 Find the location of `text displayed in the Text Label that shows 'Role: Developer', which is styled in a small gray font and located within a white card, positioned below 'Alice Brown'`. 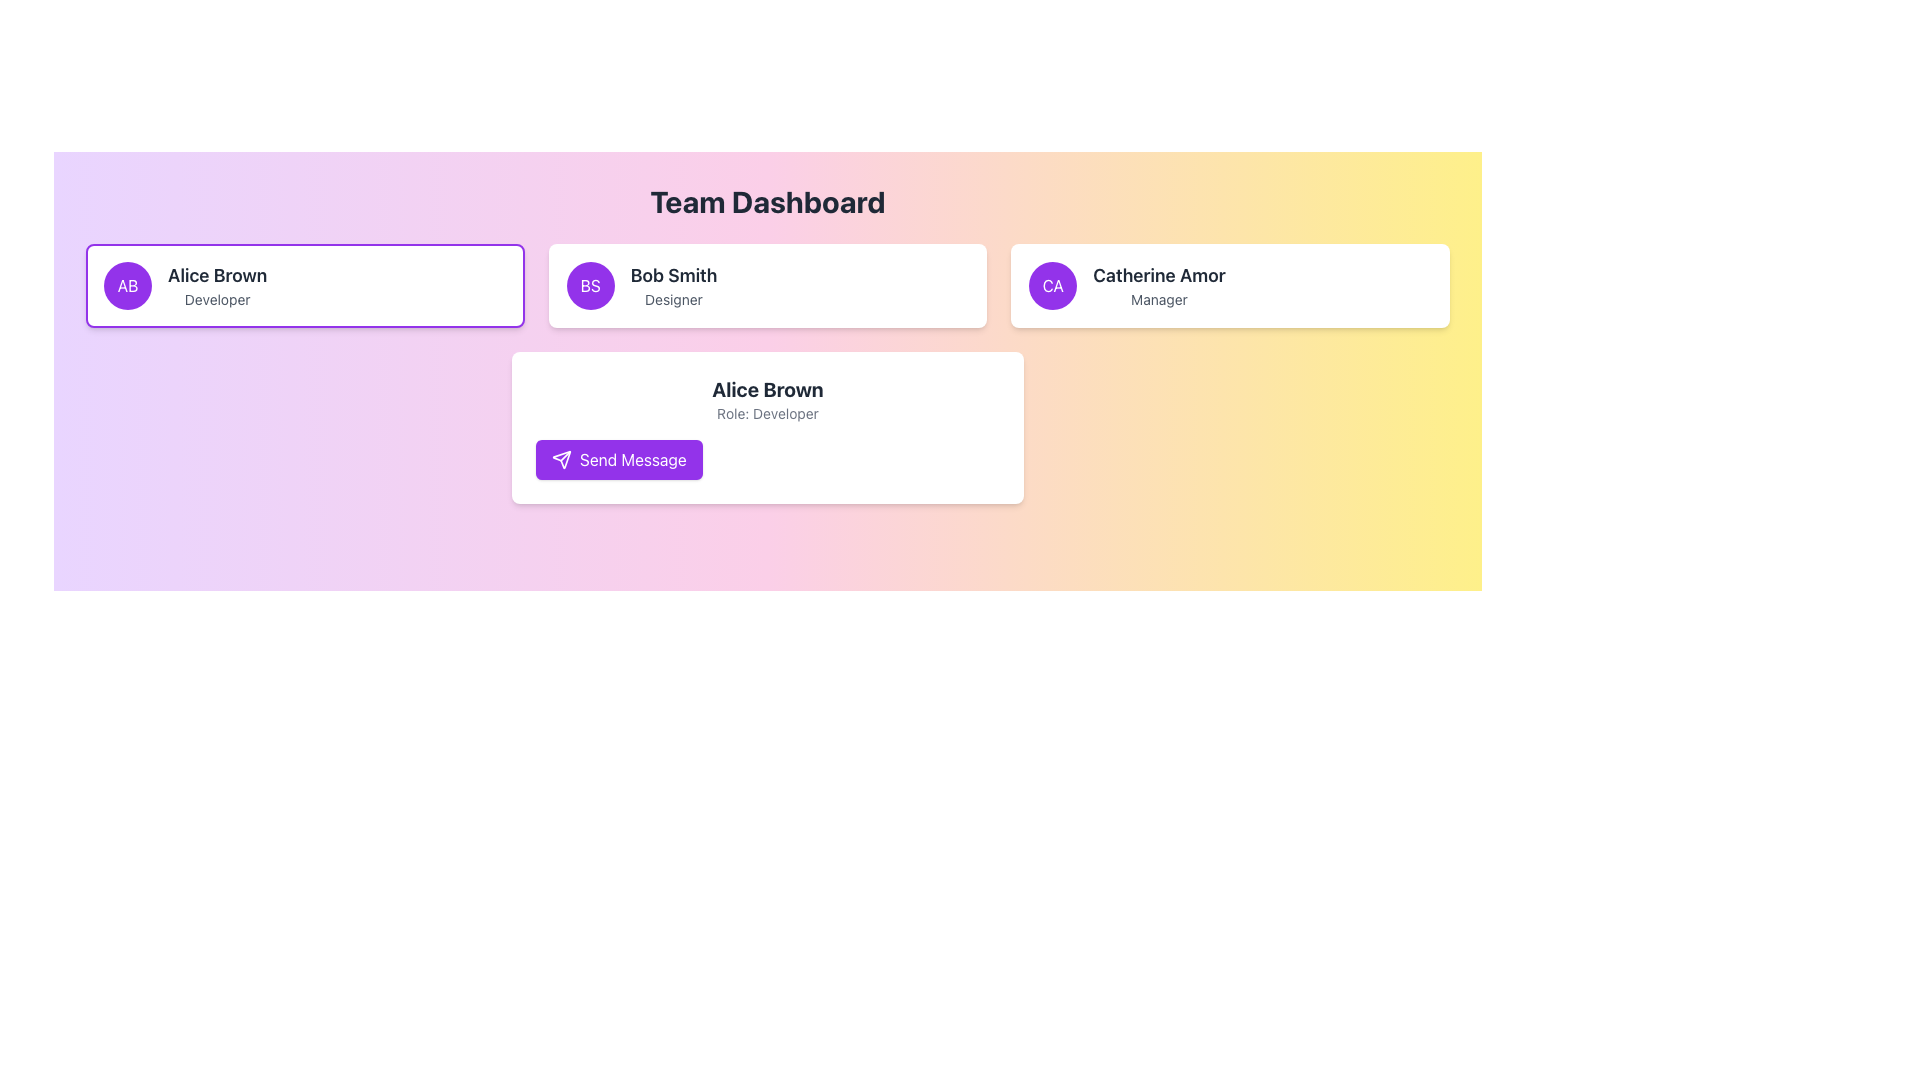

text displayed in the Text Label that shows 'Role: Developer', which is styled in a small gray font and located within a white card, positioned below 'Alice Brown' is located at coordinates (767, 412).